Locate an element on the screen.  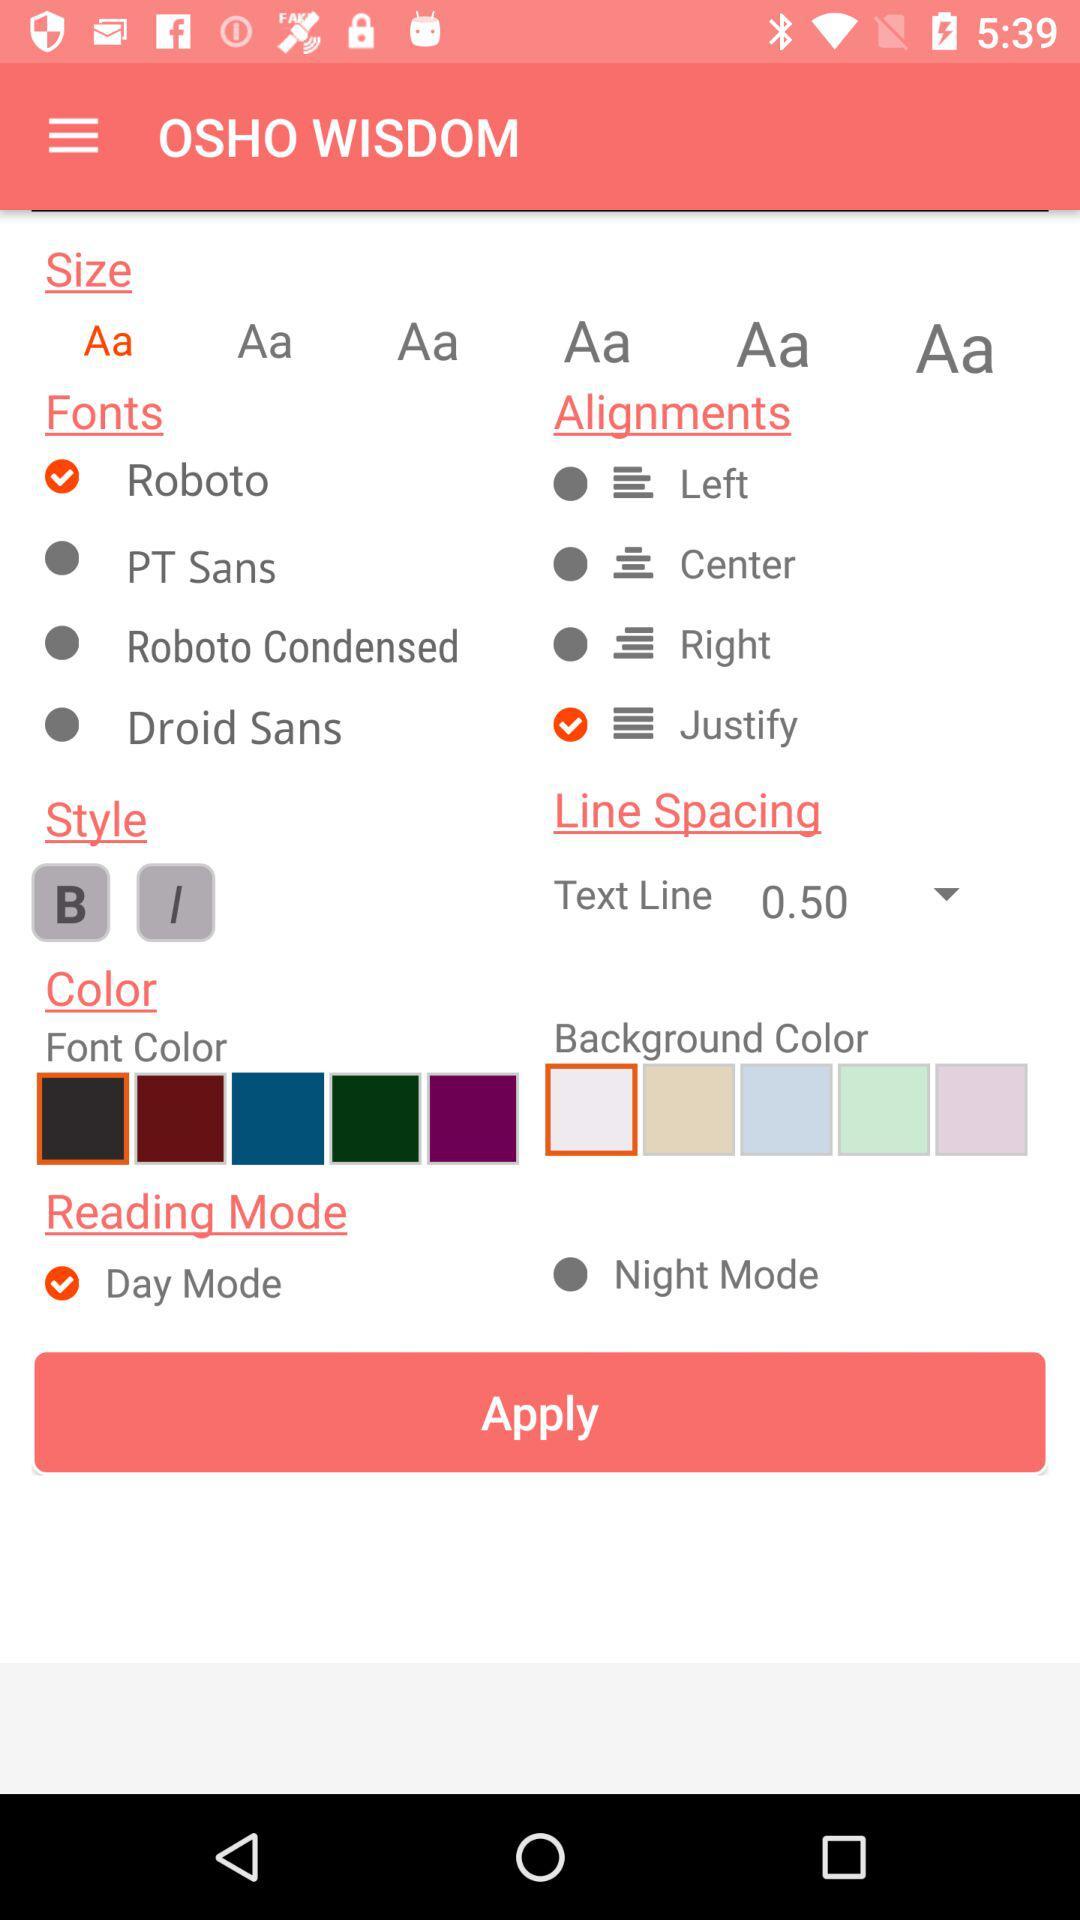
purple color is located at coordinates (980, 1108).